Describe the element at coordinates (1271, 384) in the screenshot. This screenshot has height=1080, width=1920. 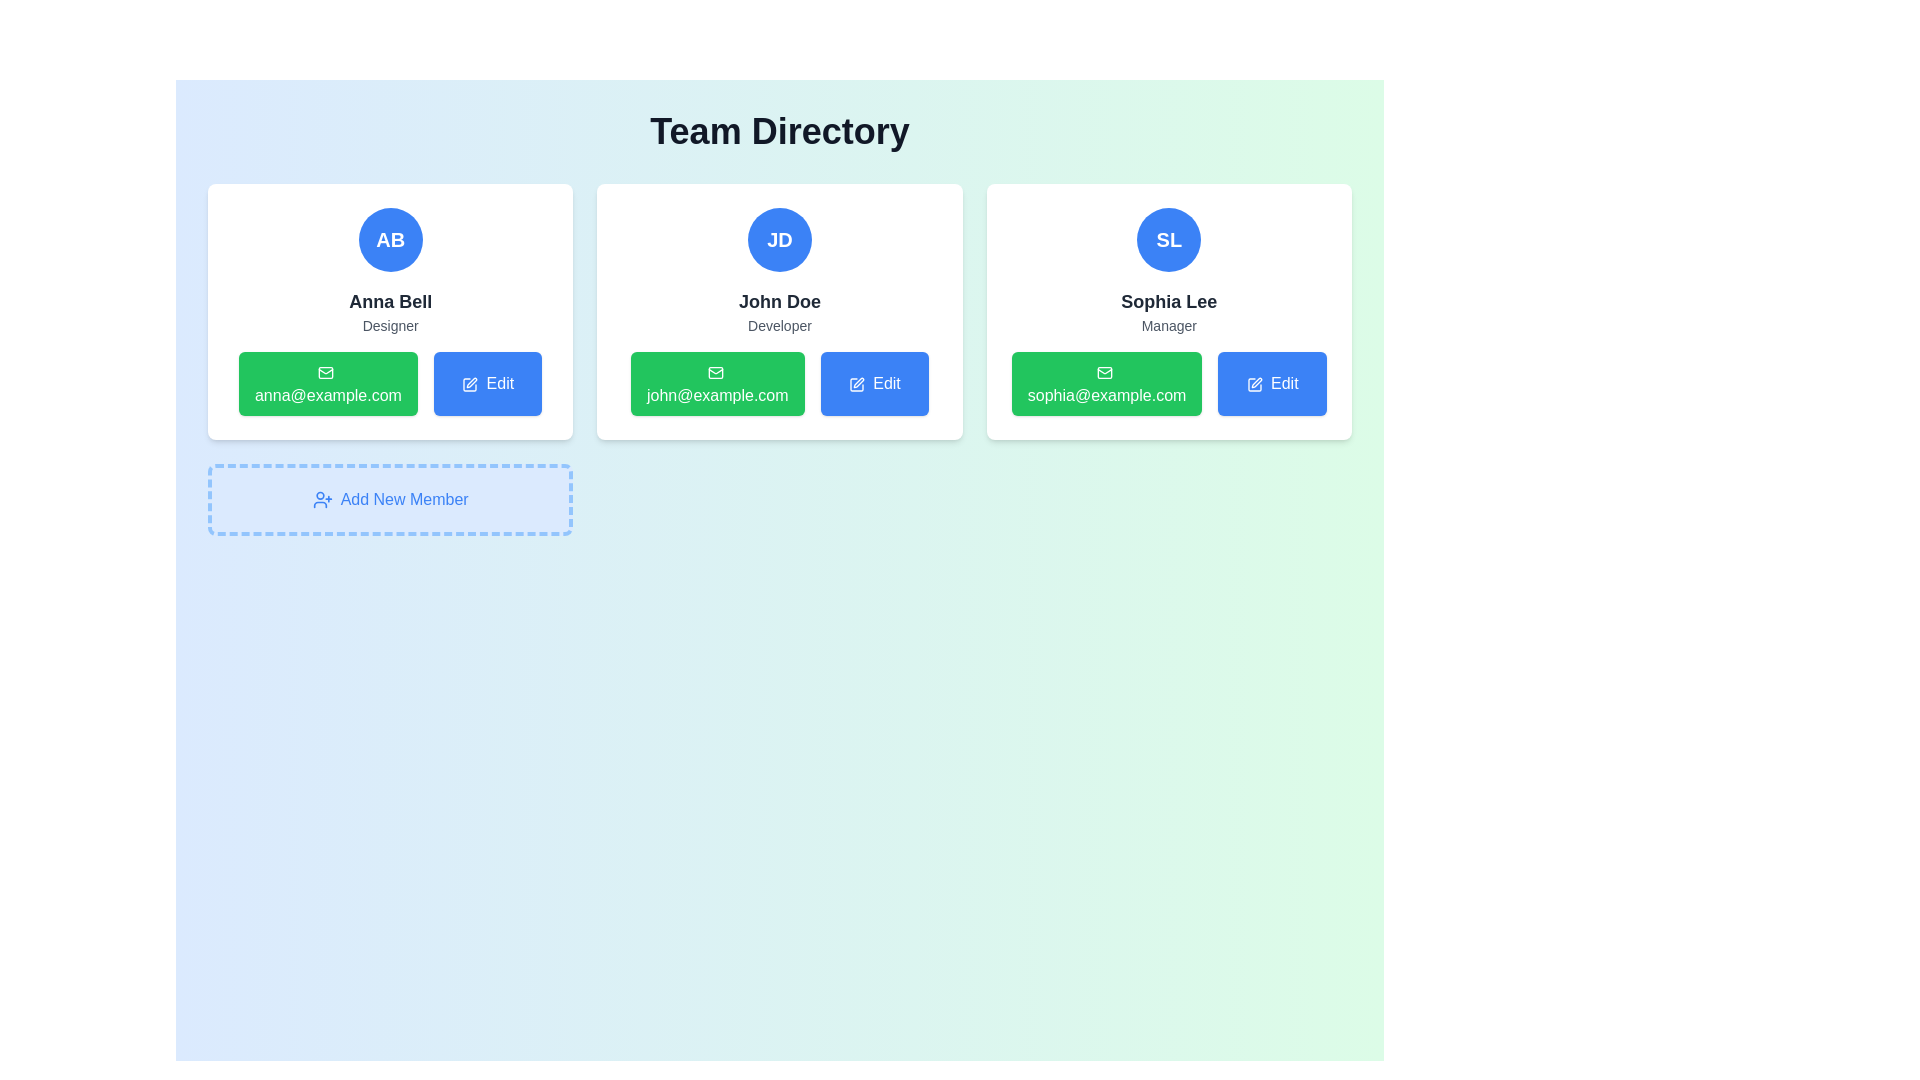
I see `the blue 'Edit' button with a pencil icon, located in the bottom-right corner of the card for user 'Sophia Lee'` at that location.